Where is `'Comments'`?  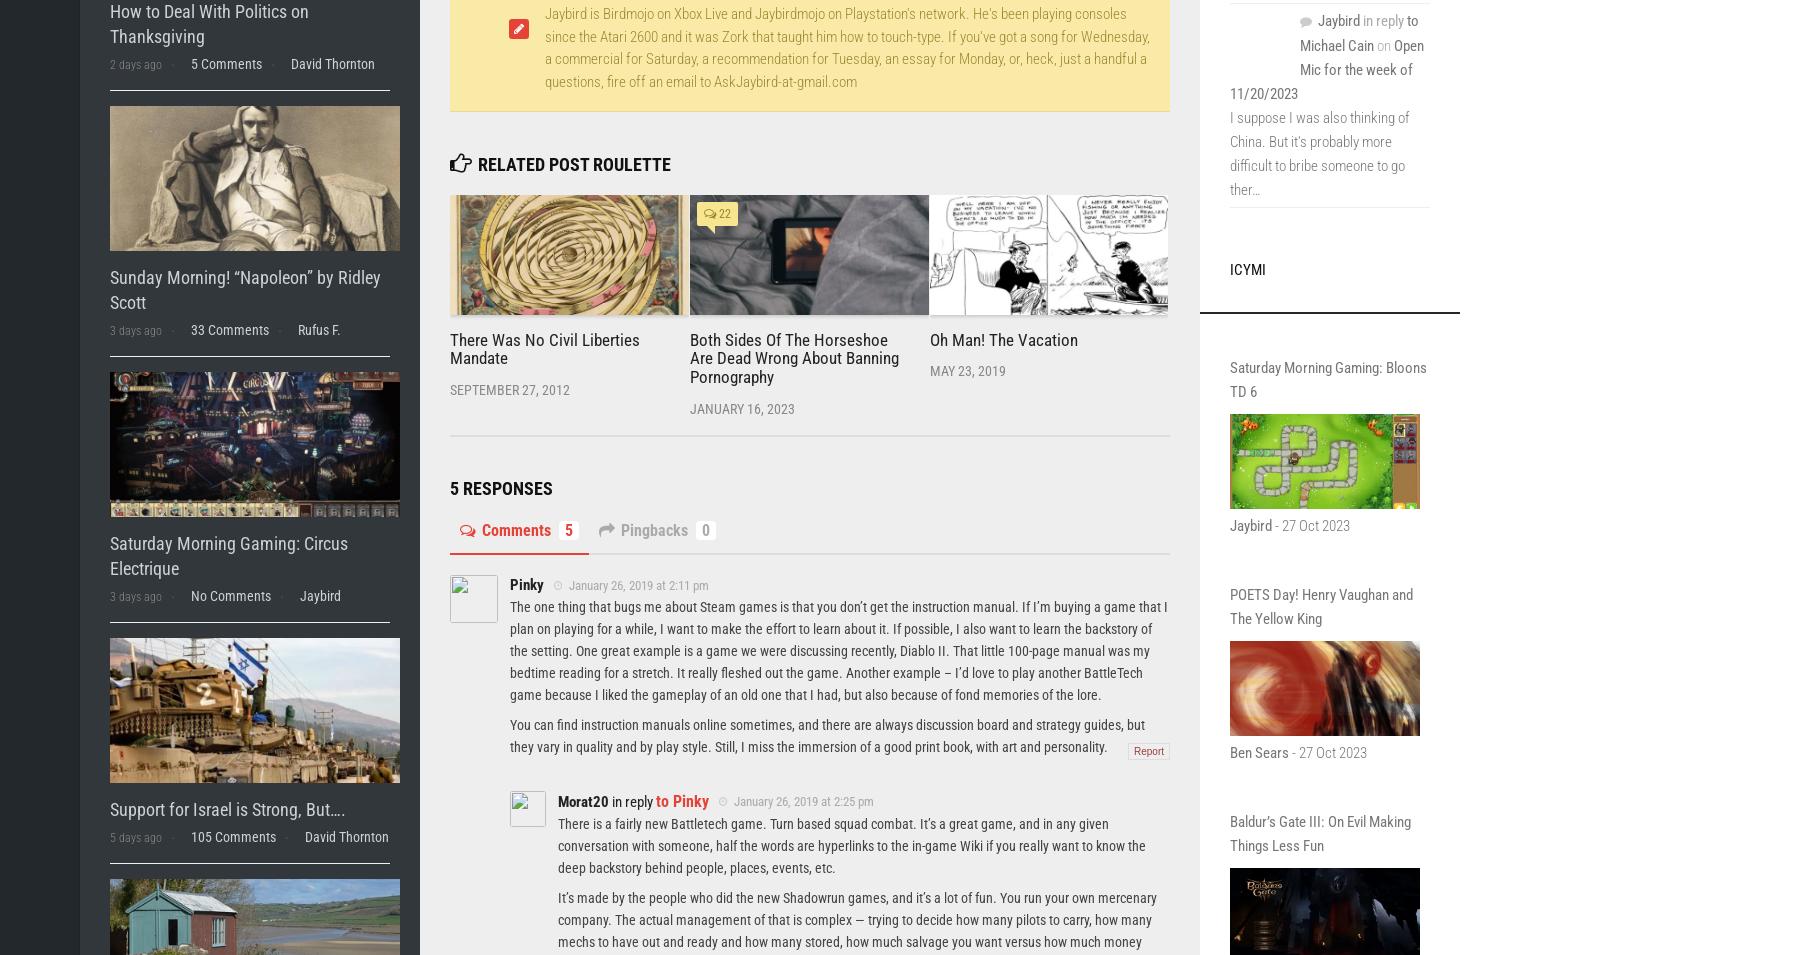 'Comments' is located at coordinates (515, 529).